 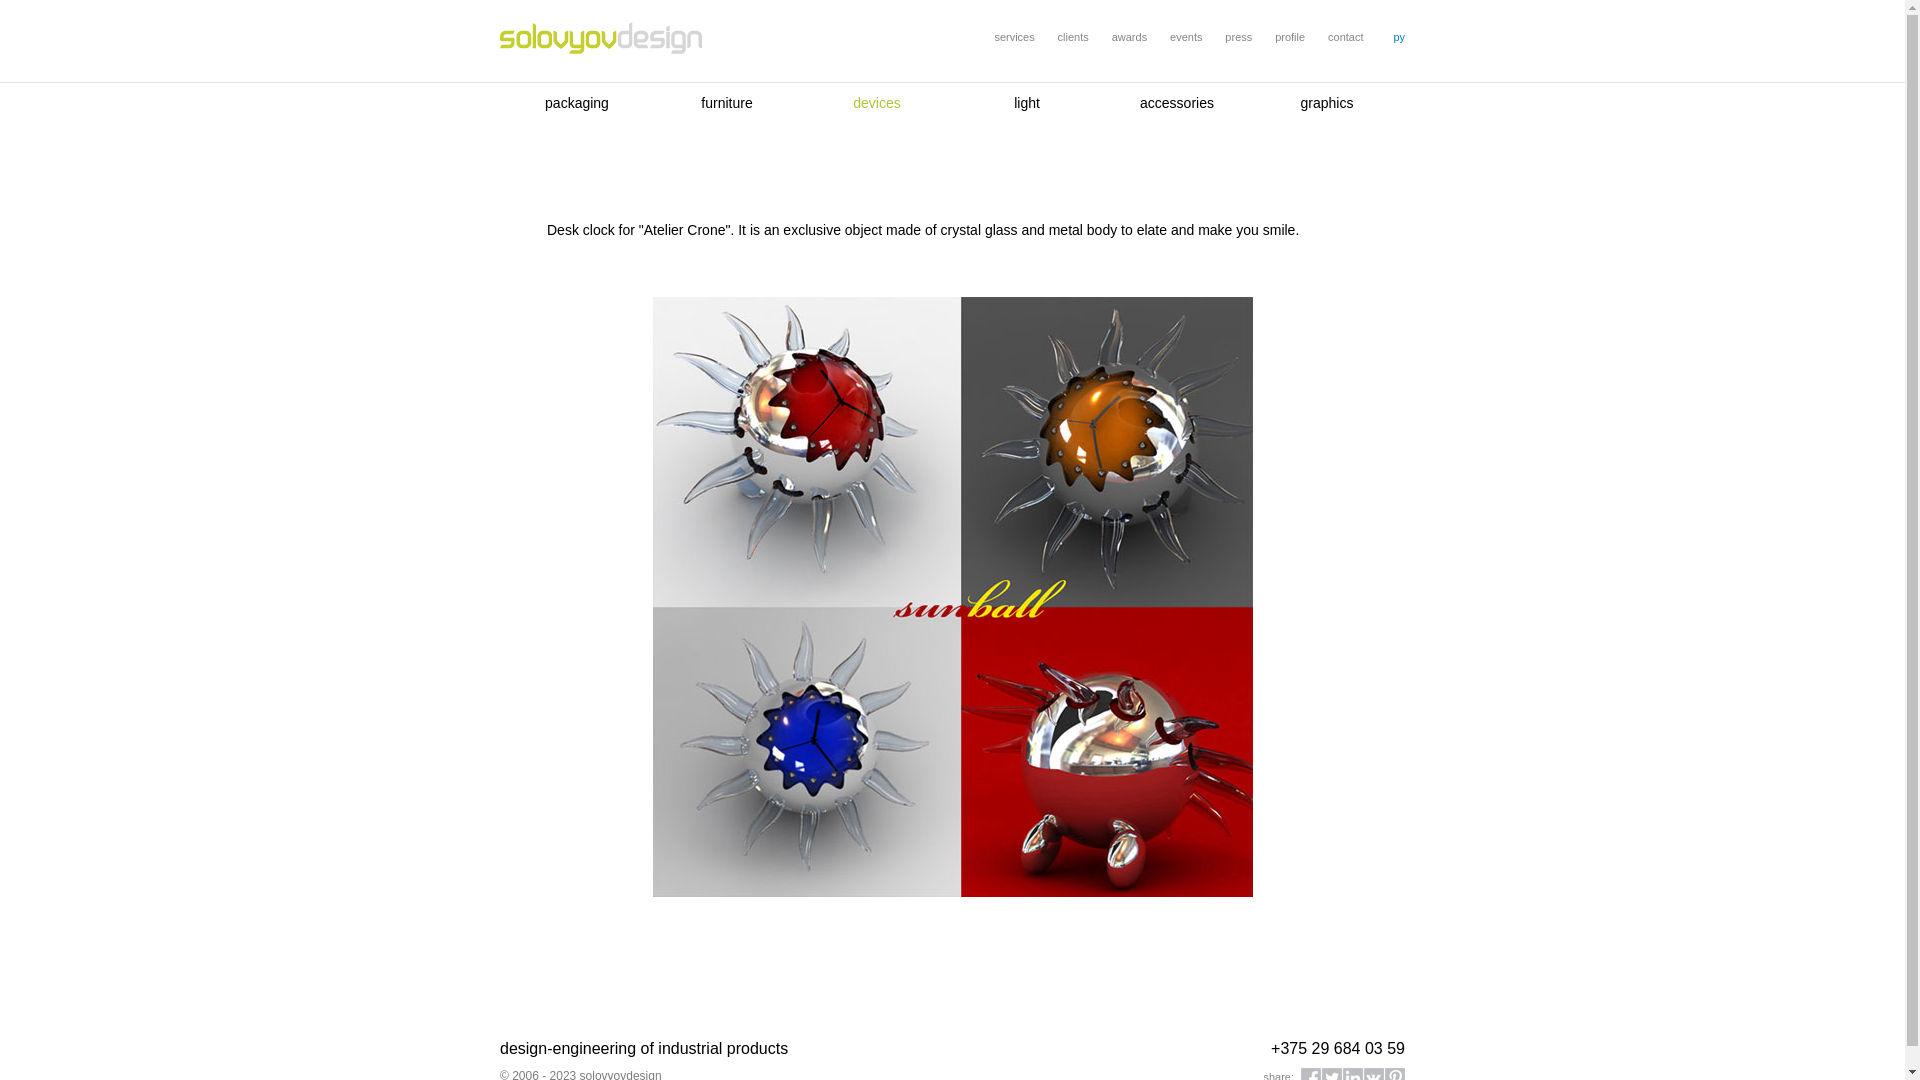 What do you see at coordinates (725, 103) in the screenshot?
I see `'furniture'` at bounding box center [725, 103].